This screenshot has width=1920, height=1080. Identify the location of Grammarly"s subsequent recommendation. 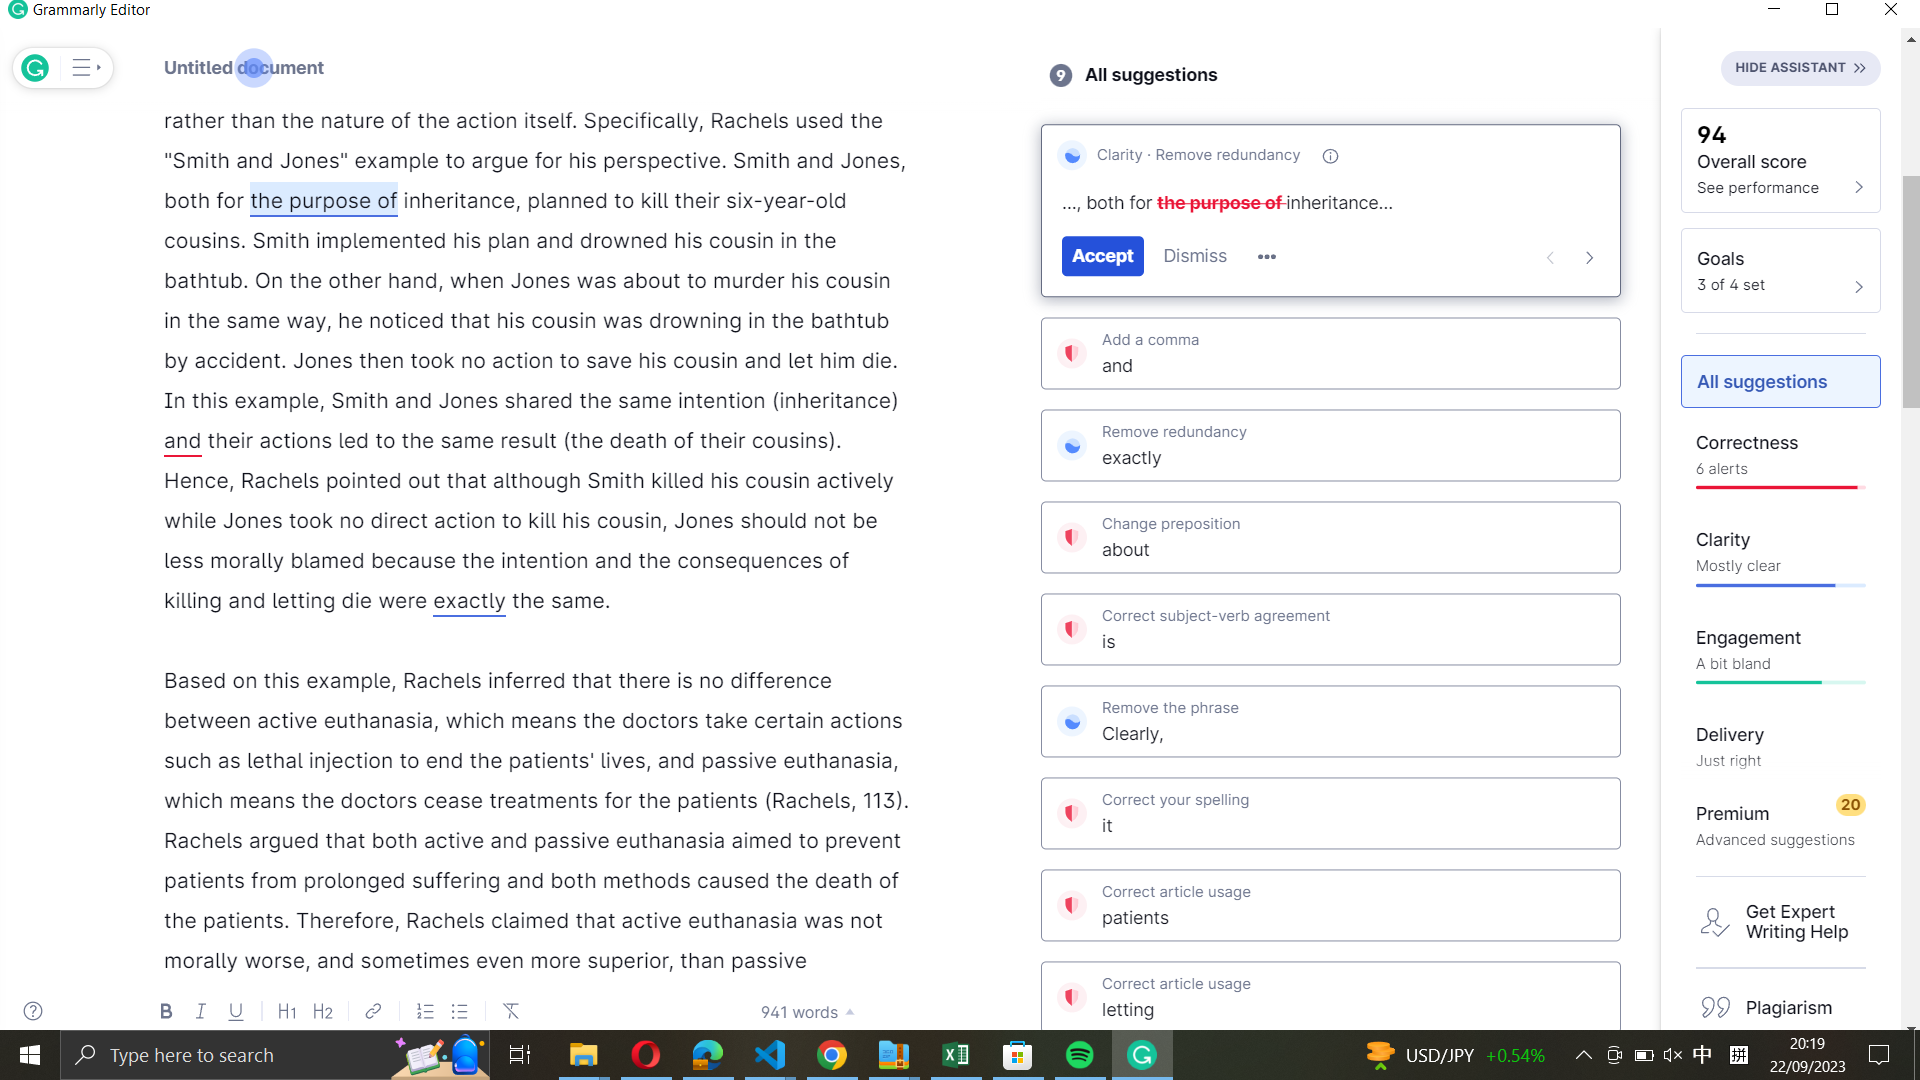
(1589, 255).